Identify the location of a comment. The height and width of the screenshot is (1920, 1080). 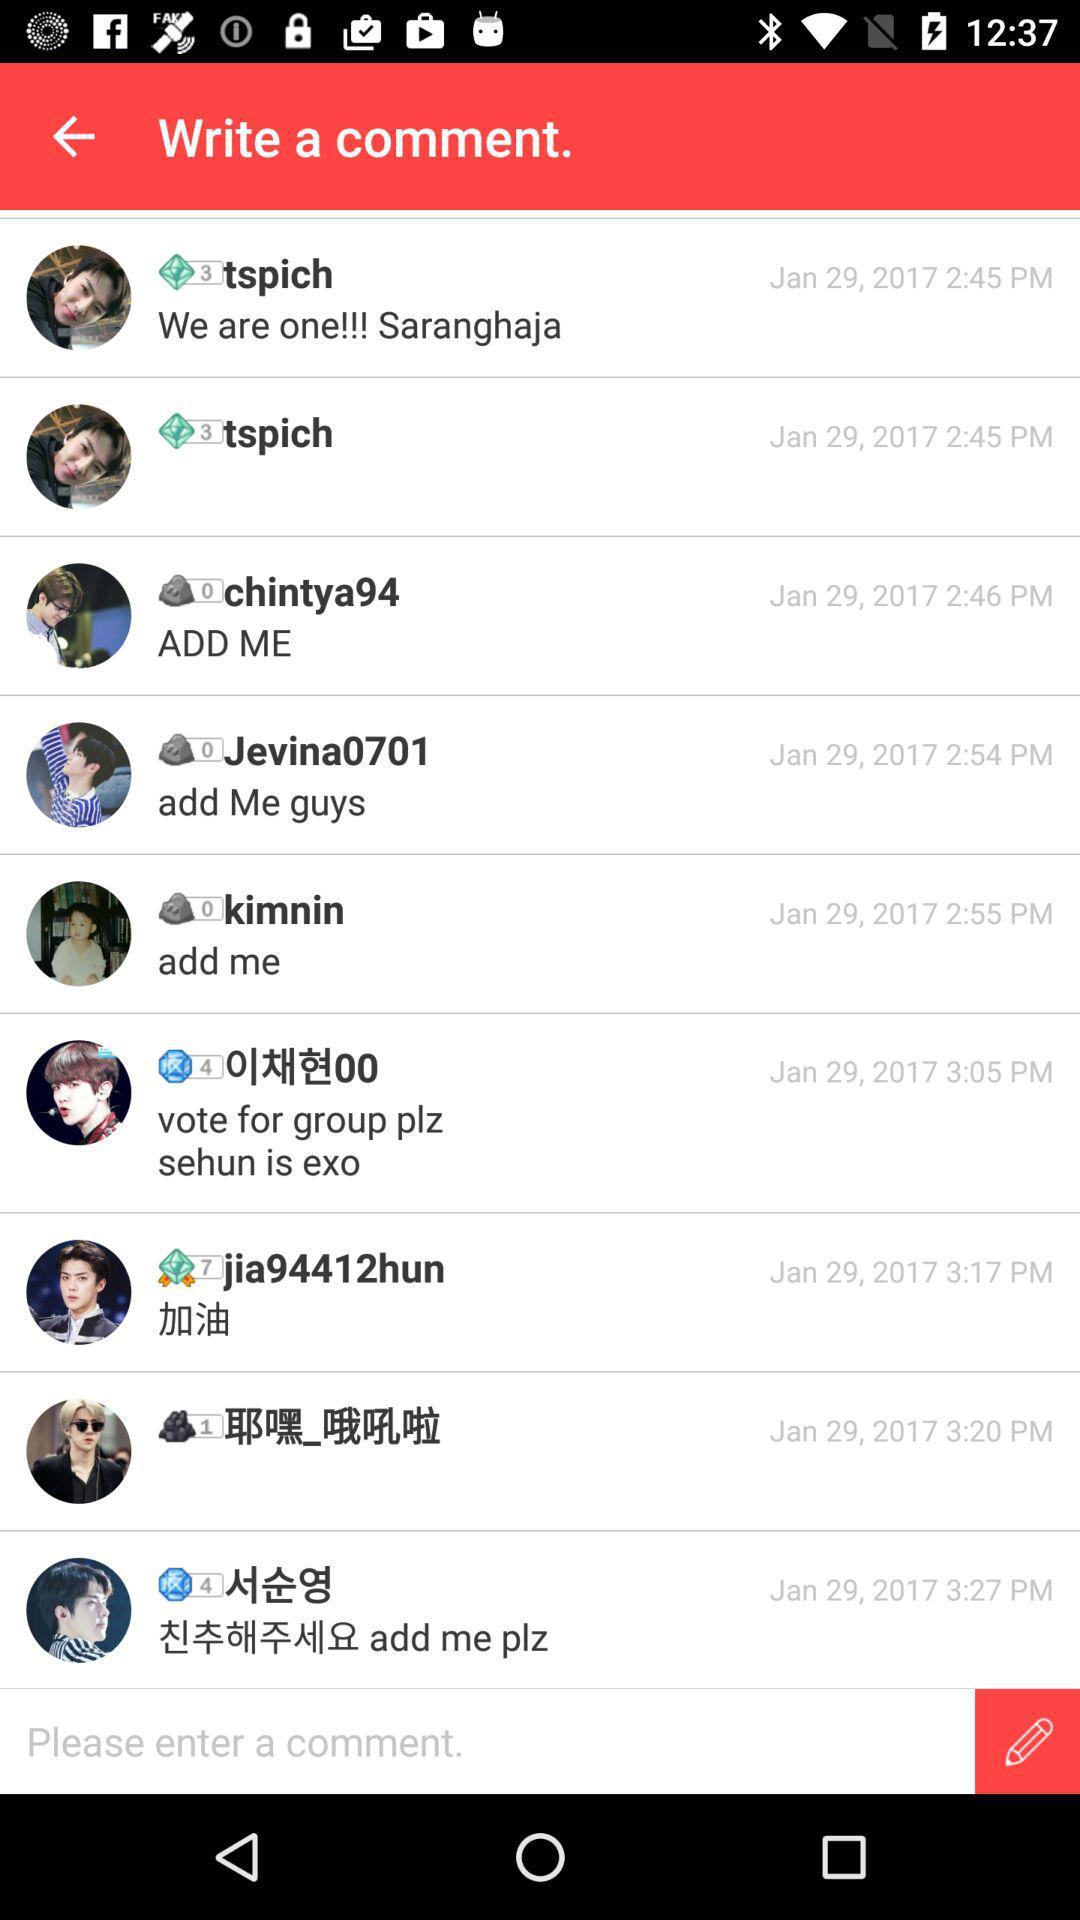
(487, 1740).